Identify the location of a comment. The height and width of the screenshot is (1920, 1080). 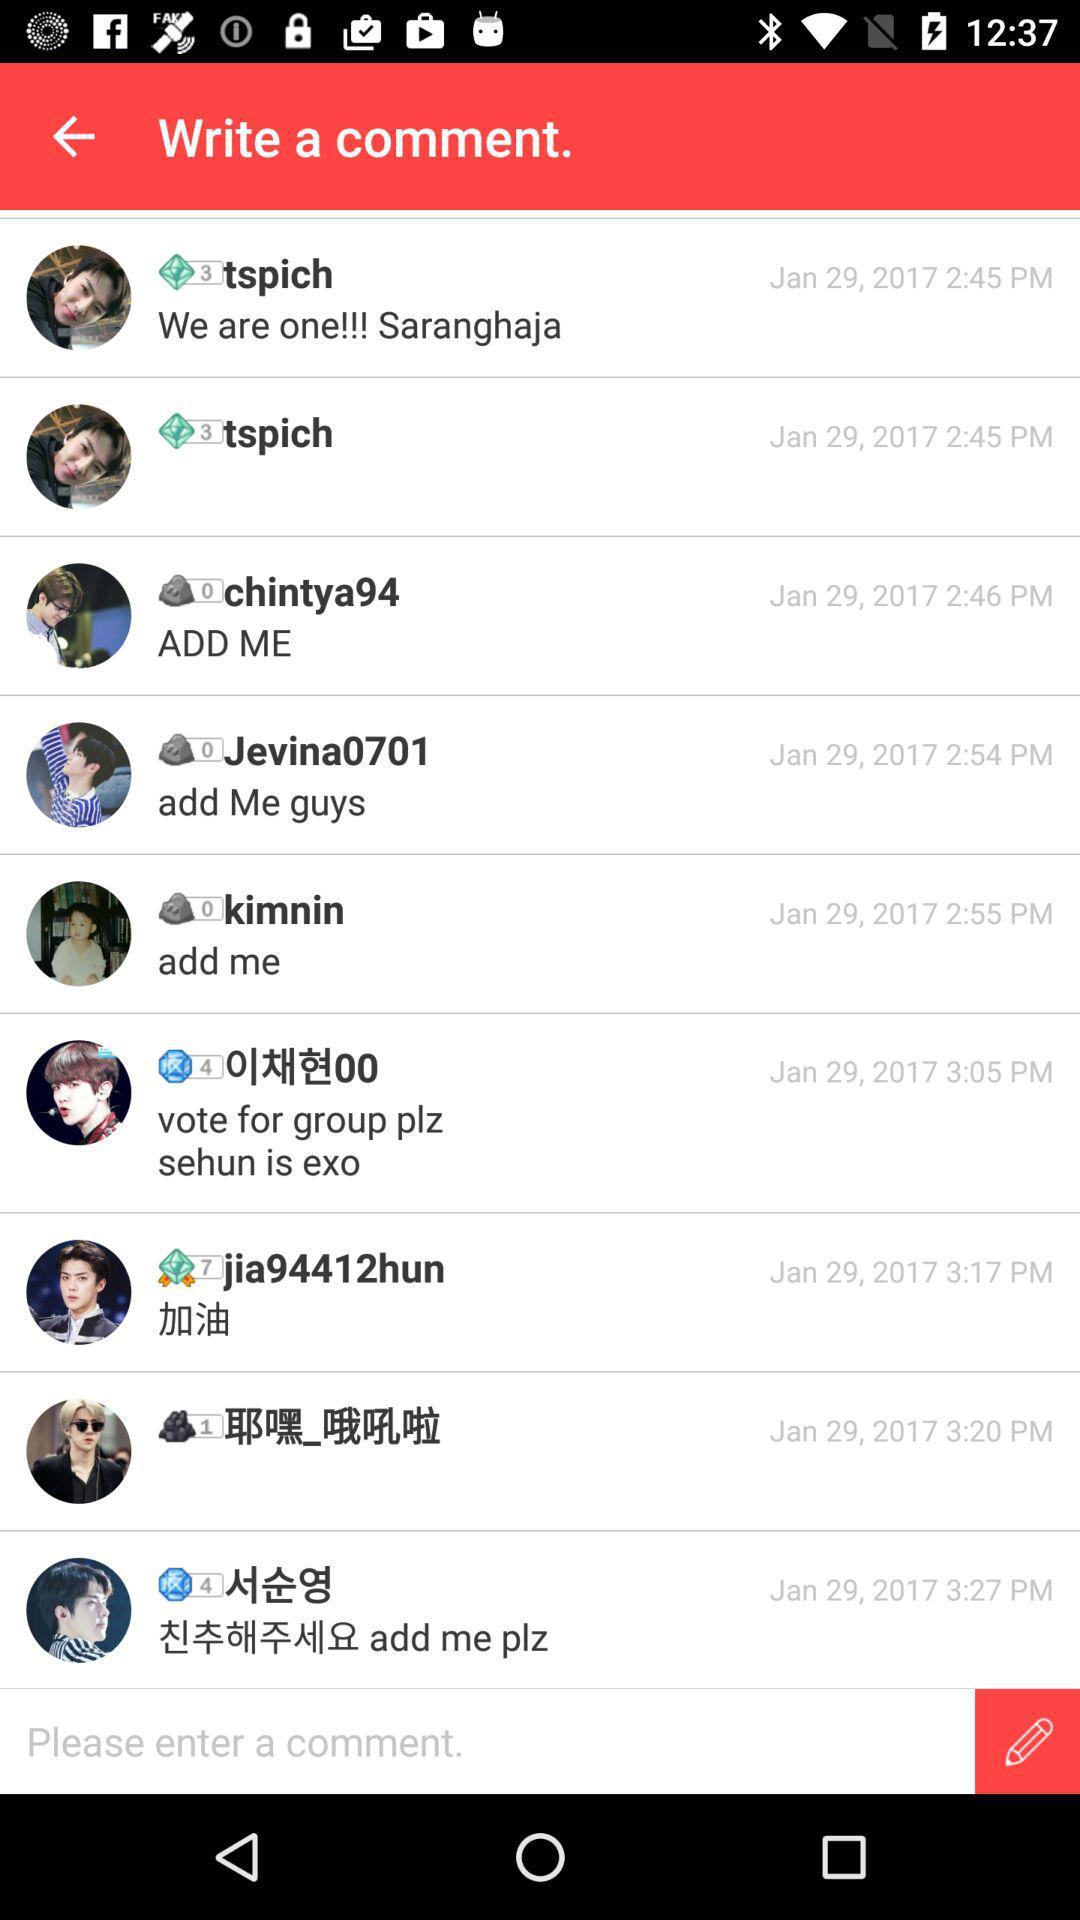
(487, 1740).